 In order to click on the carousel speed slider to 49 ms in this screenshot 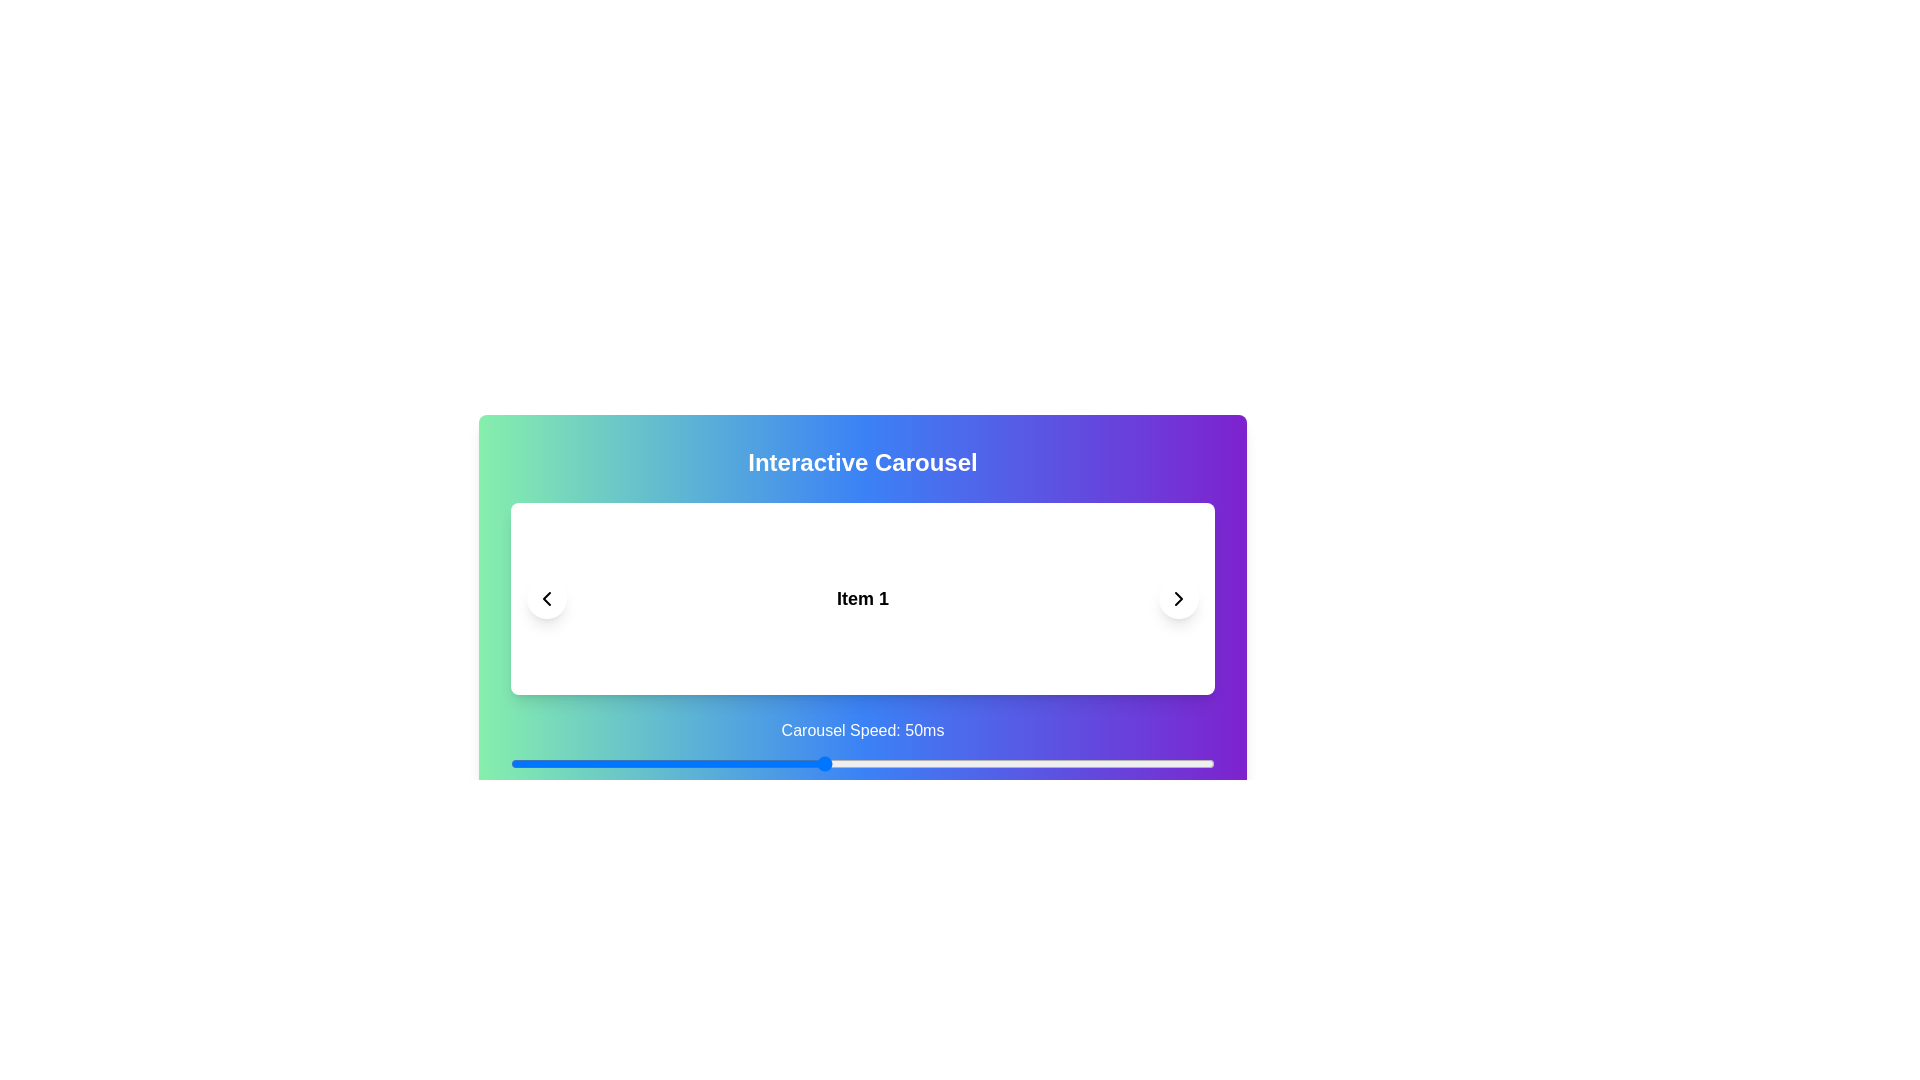, I will do `click(816, 763)`.